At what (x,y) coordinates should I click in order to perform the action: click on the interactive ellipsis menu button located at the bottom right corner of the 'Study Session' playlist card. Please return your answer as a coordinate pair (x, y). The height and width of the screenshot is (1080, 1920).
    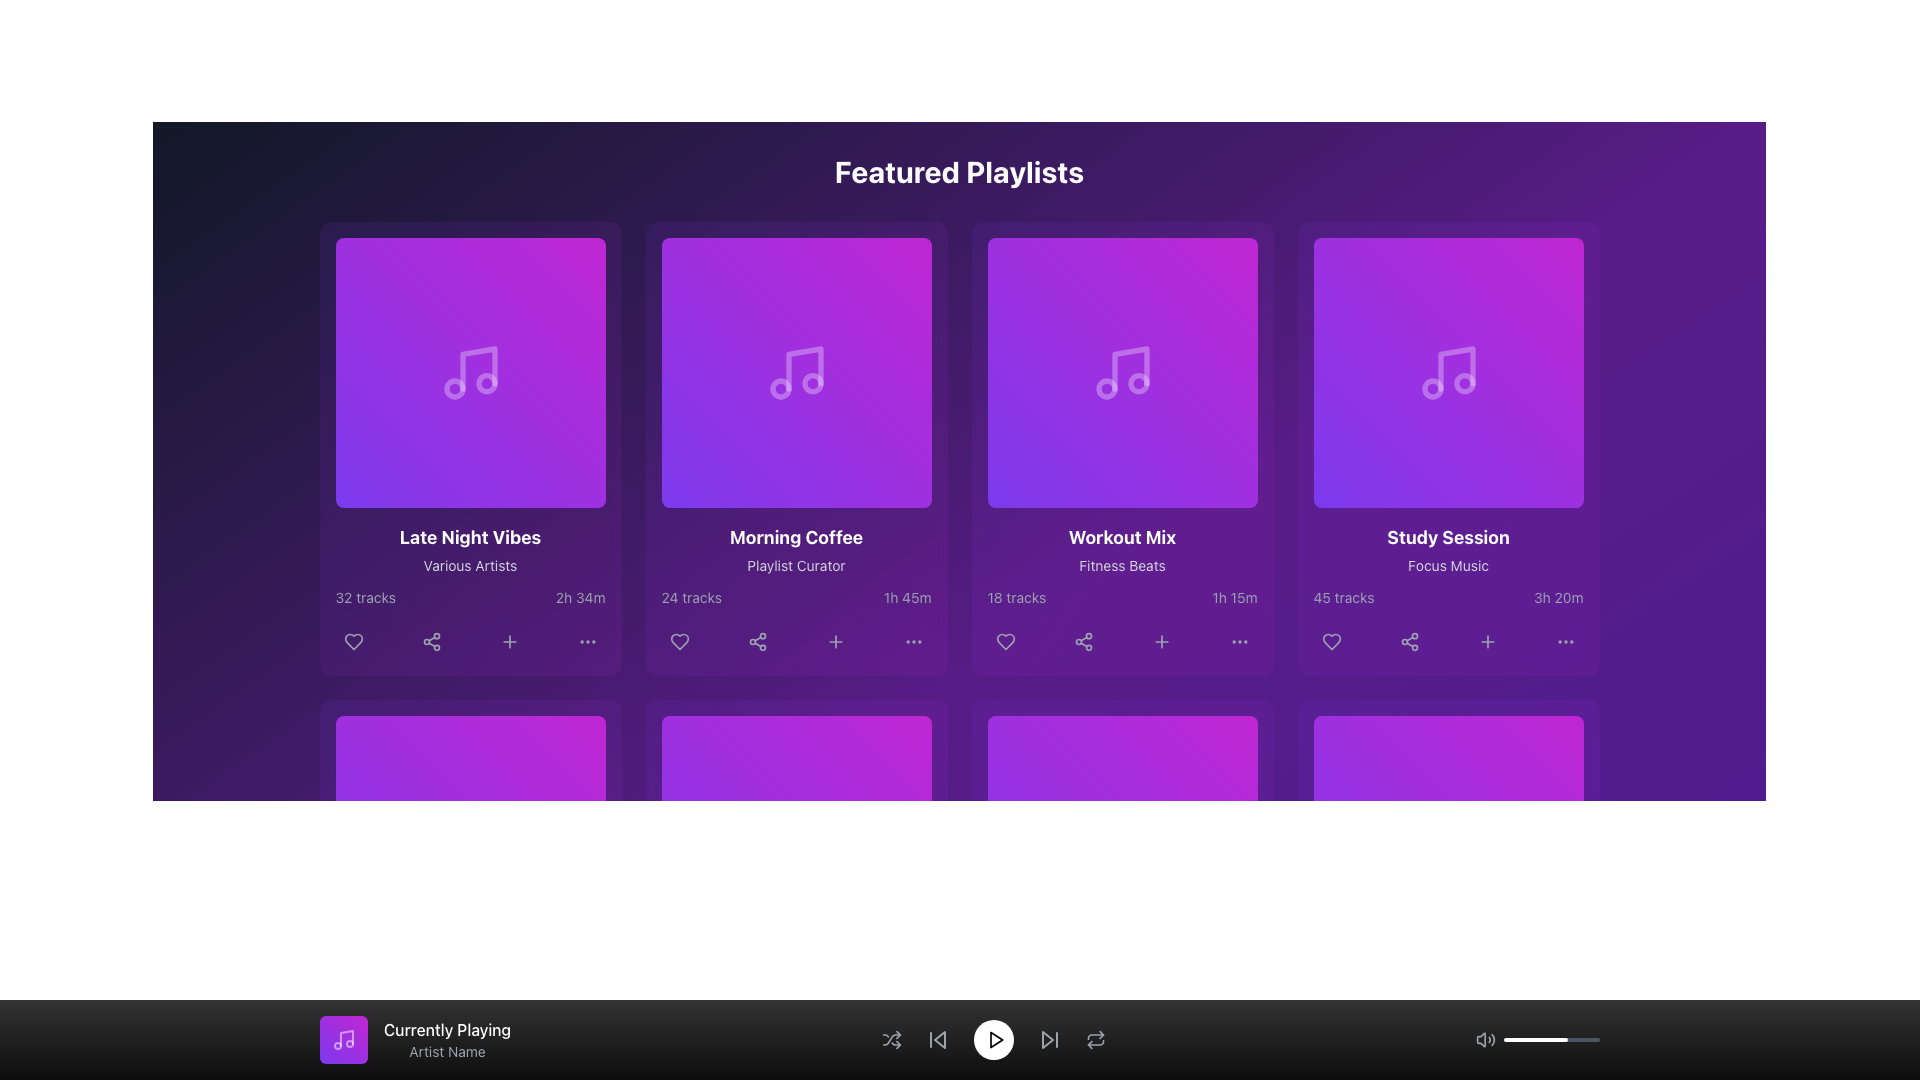
    Looking at the image, I should click on (1564, 641).